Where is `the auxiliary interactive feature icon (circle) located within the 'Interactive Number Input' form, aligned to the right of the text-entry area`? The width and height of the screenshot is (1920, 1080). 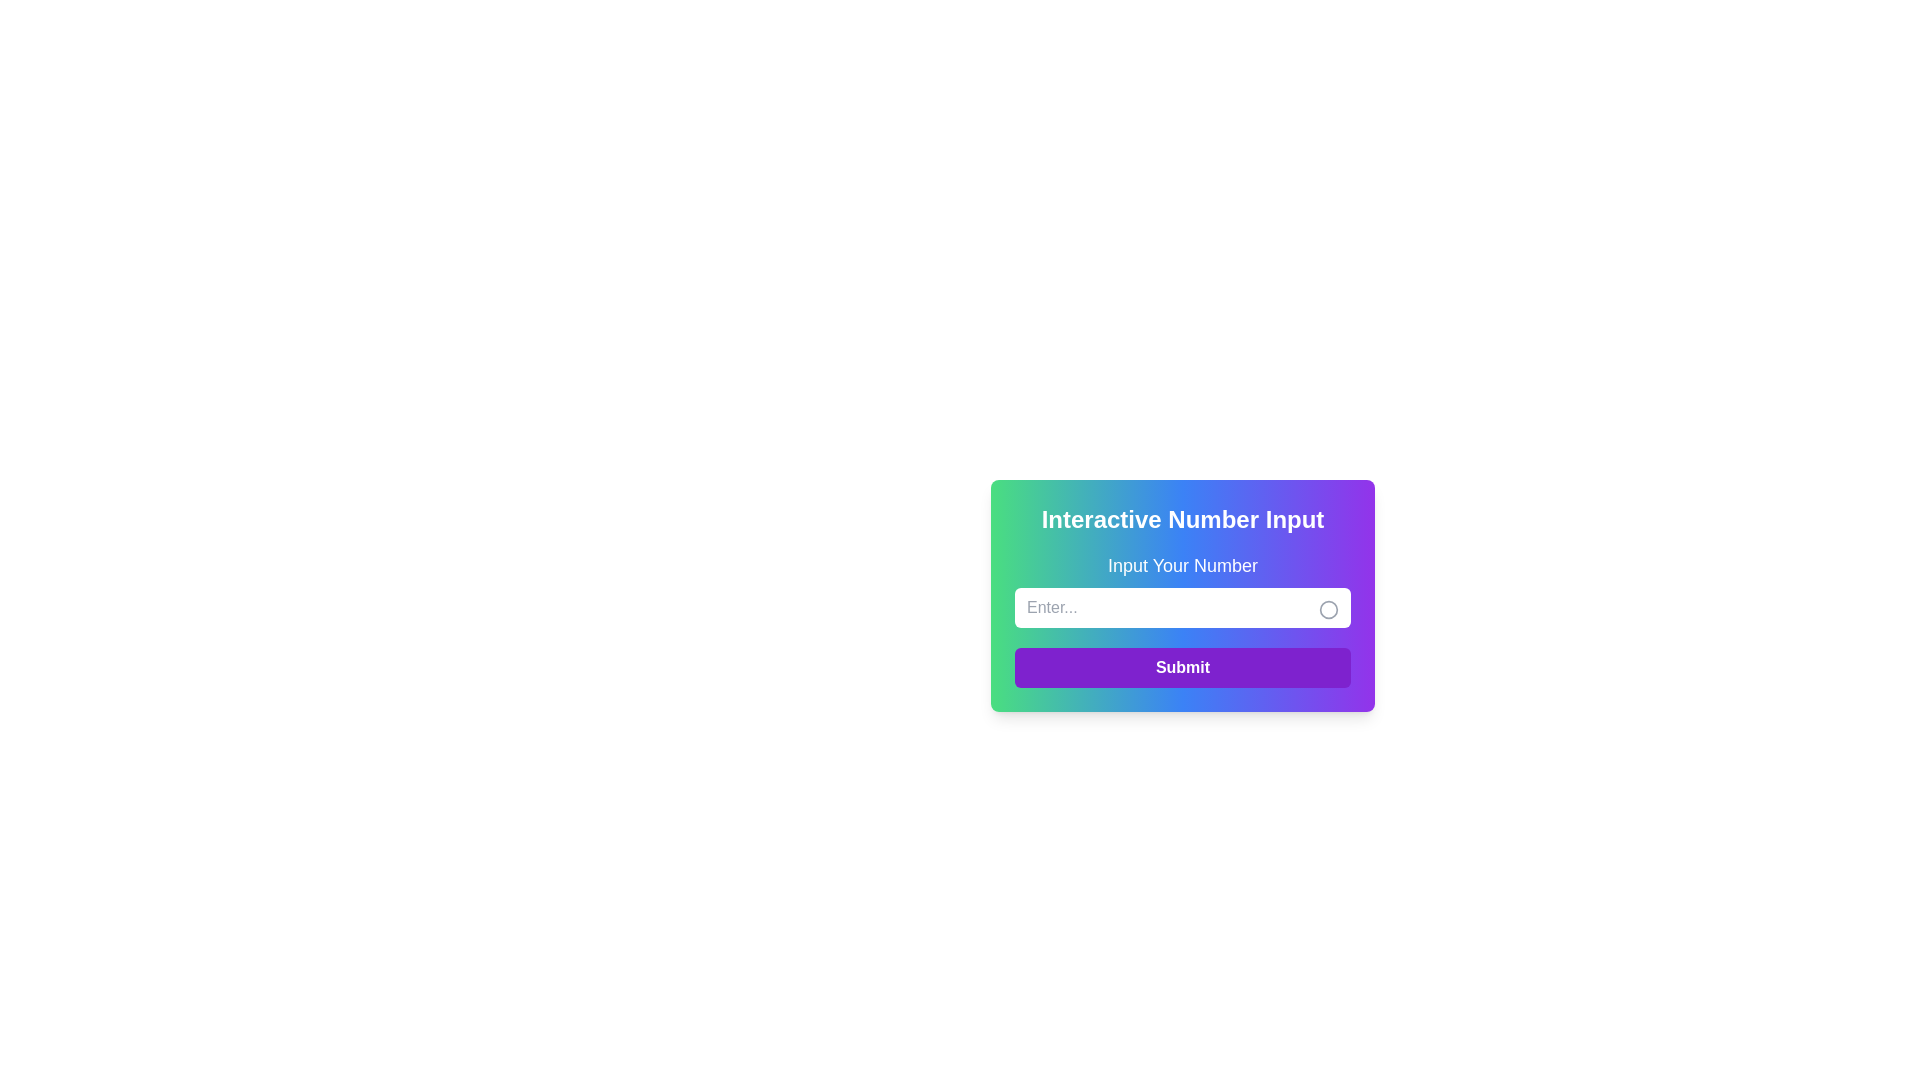
the auxiliary interactive feature icon (circle) located within the 'Interactive Number Input' form, aligned to the right of the text-entry area is located at coordinates (1329, 608).